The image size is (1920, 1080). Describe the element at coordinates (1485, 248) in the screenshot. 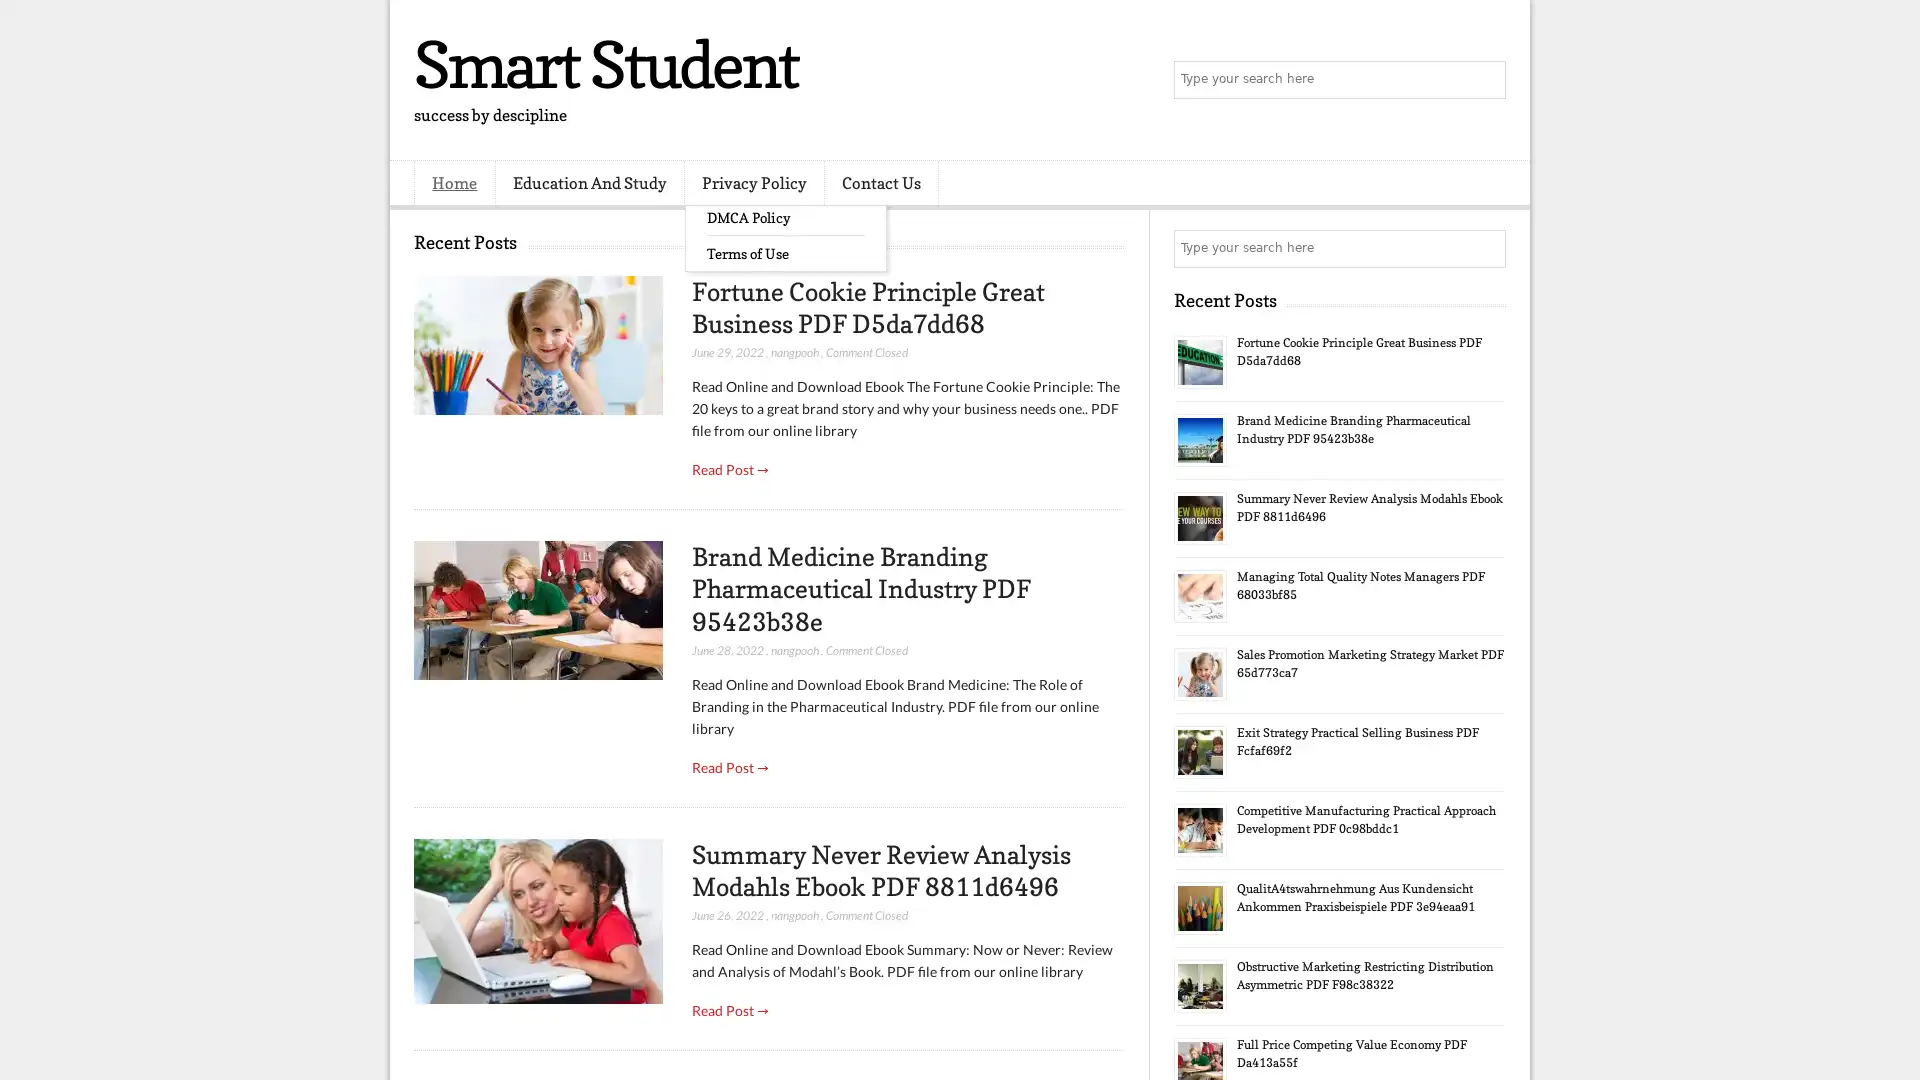

I see `Search` at that location.